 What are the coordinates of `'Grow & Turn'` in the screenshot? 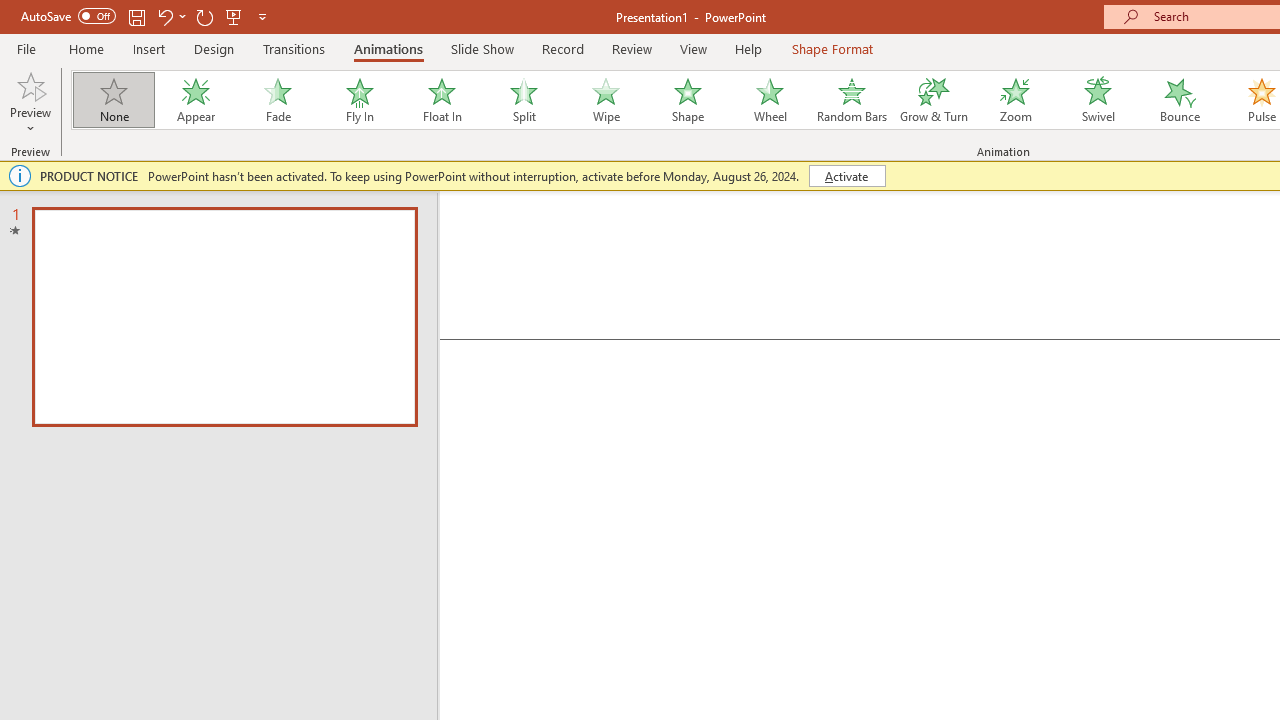 It's located at (933, 100).